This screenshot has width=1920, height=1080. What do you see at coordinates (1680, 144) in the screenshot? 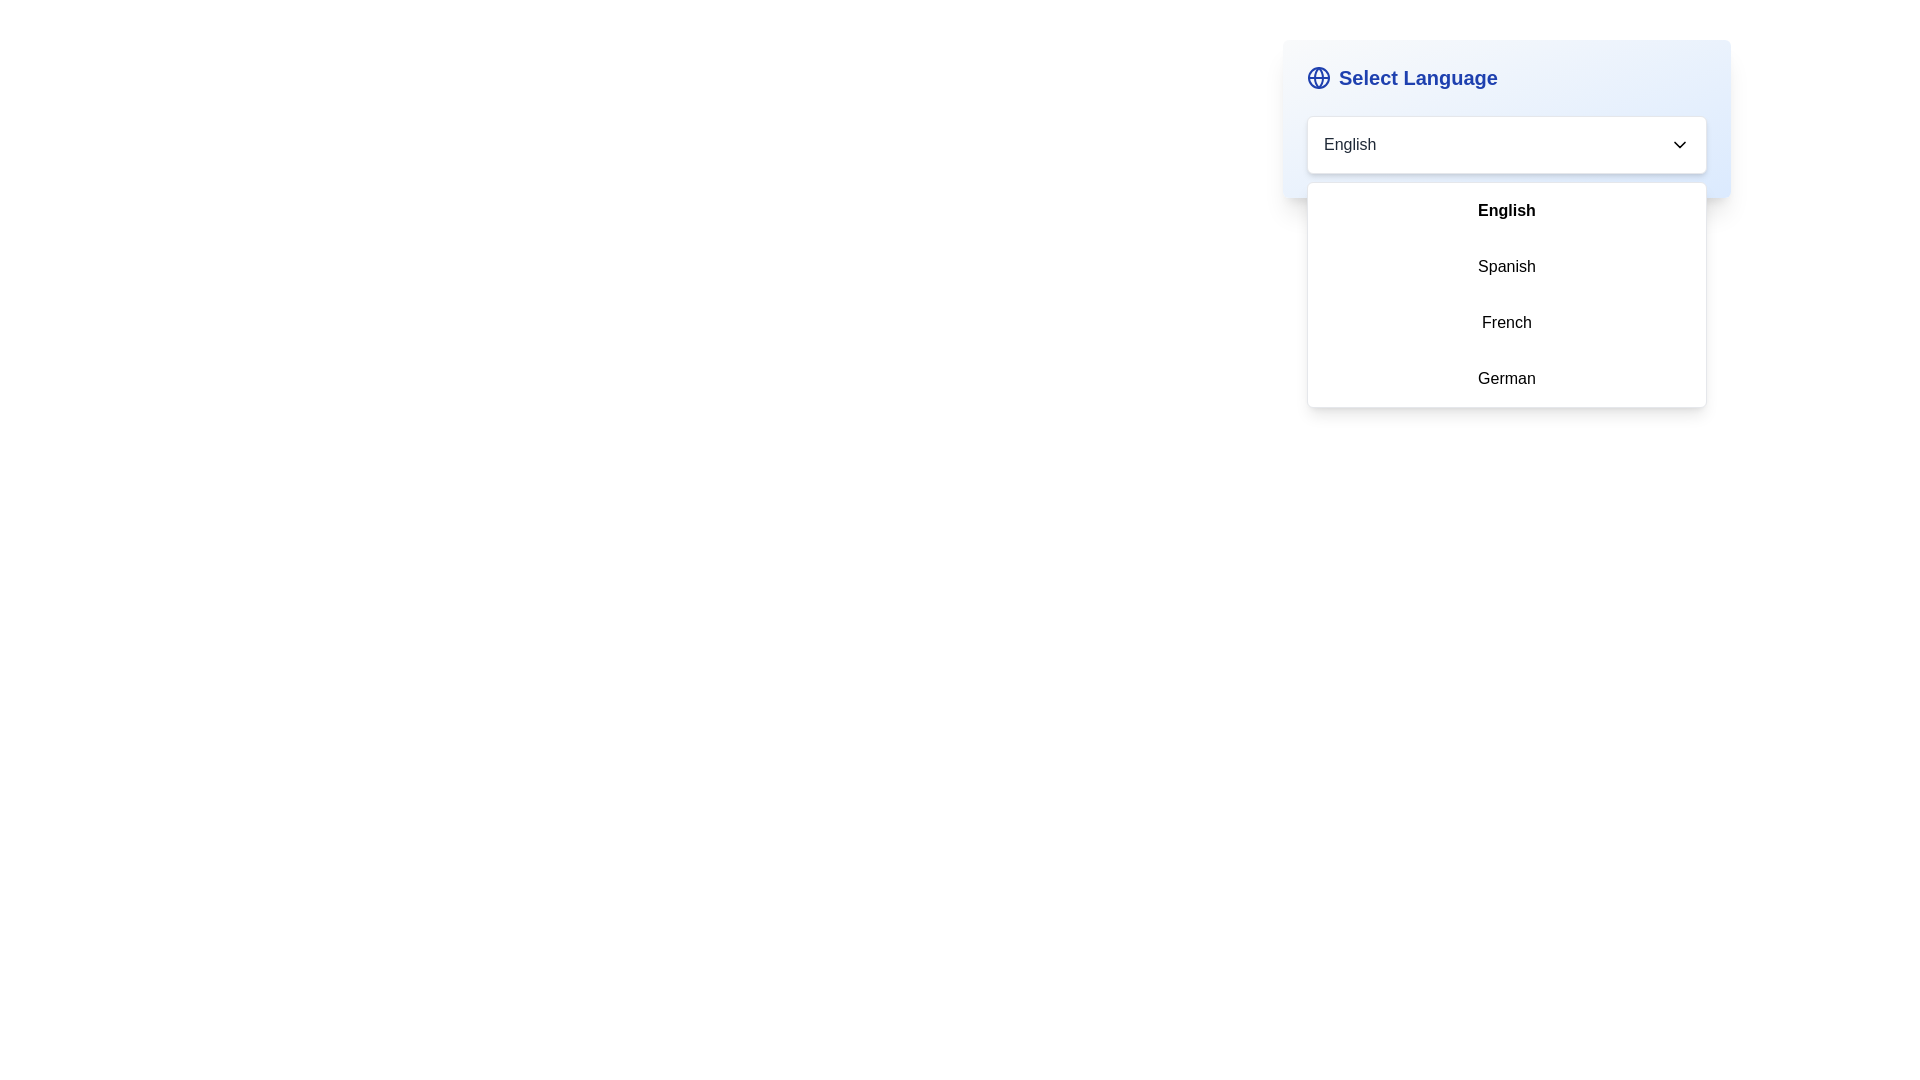
I see `the dropdown toggle button to close the language options` at bounding box center [1680, 144].